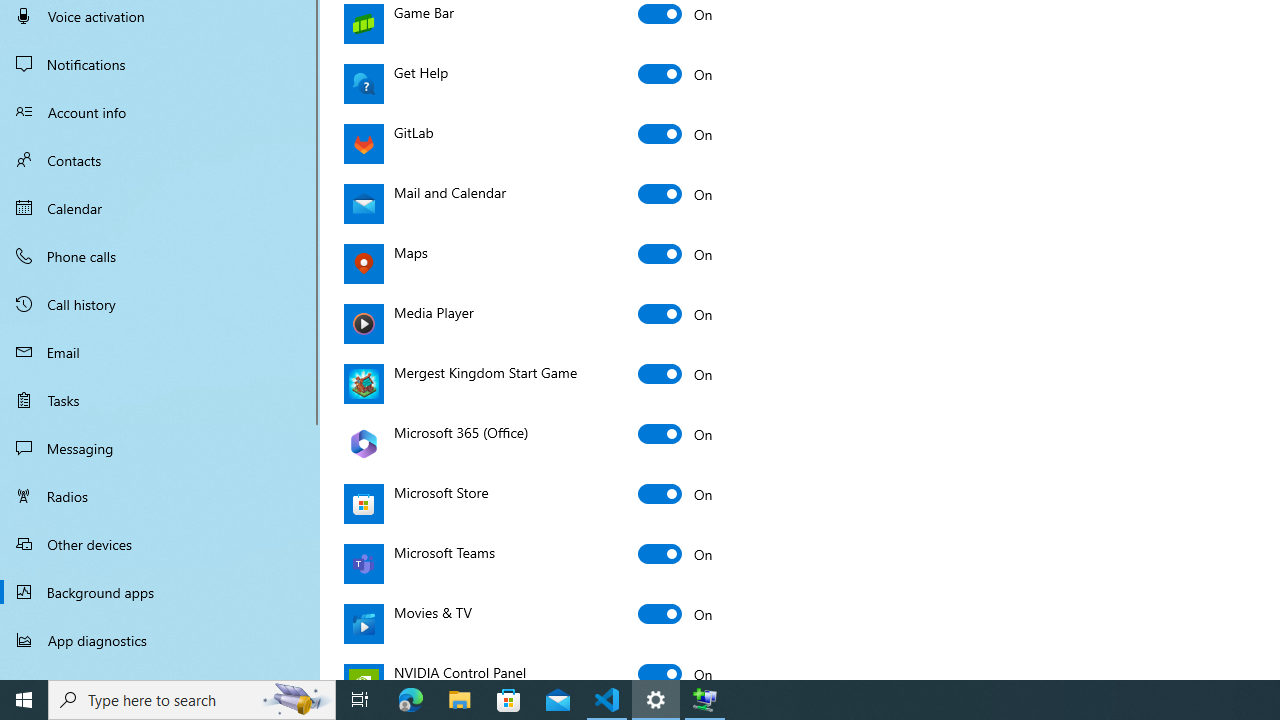 This screenshot has width=1280, height=720. I want to click on 'File Explorer', so click(459, 698).